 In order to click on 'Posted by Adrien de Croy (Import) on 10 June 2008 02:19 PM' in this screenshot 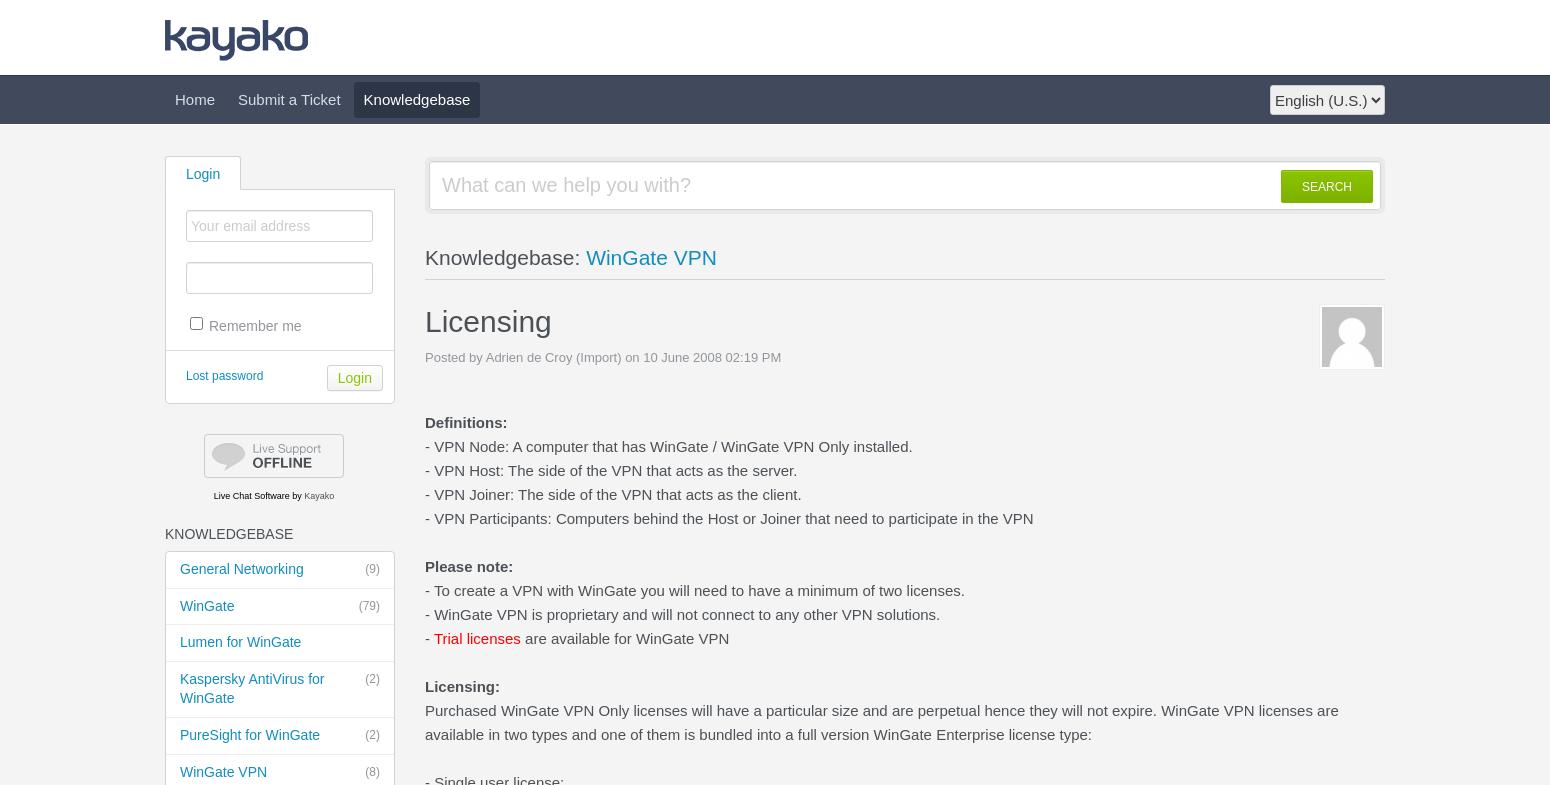, I will do `click(602, 356)`.